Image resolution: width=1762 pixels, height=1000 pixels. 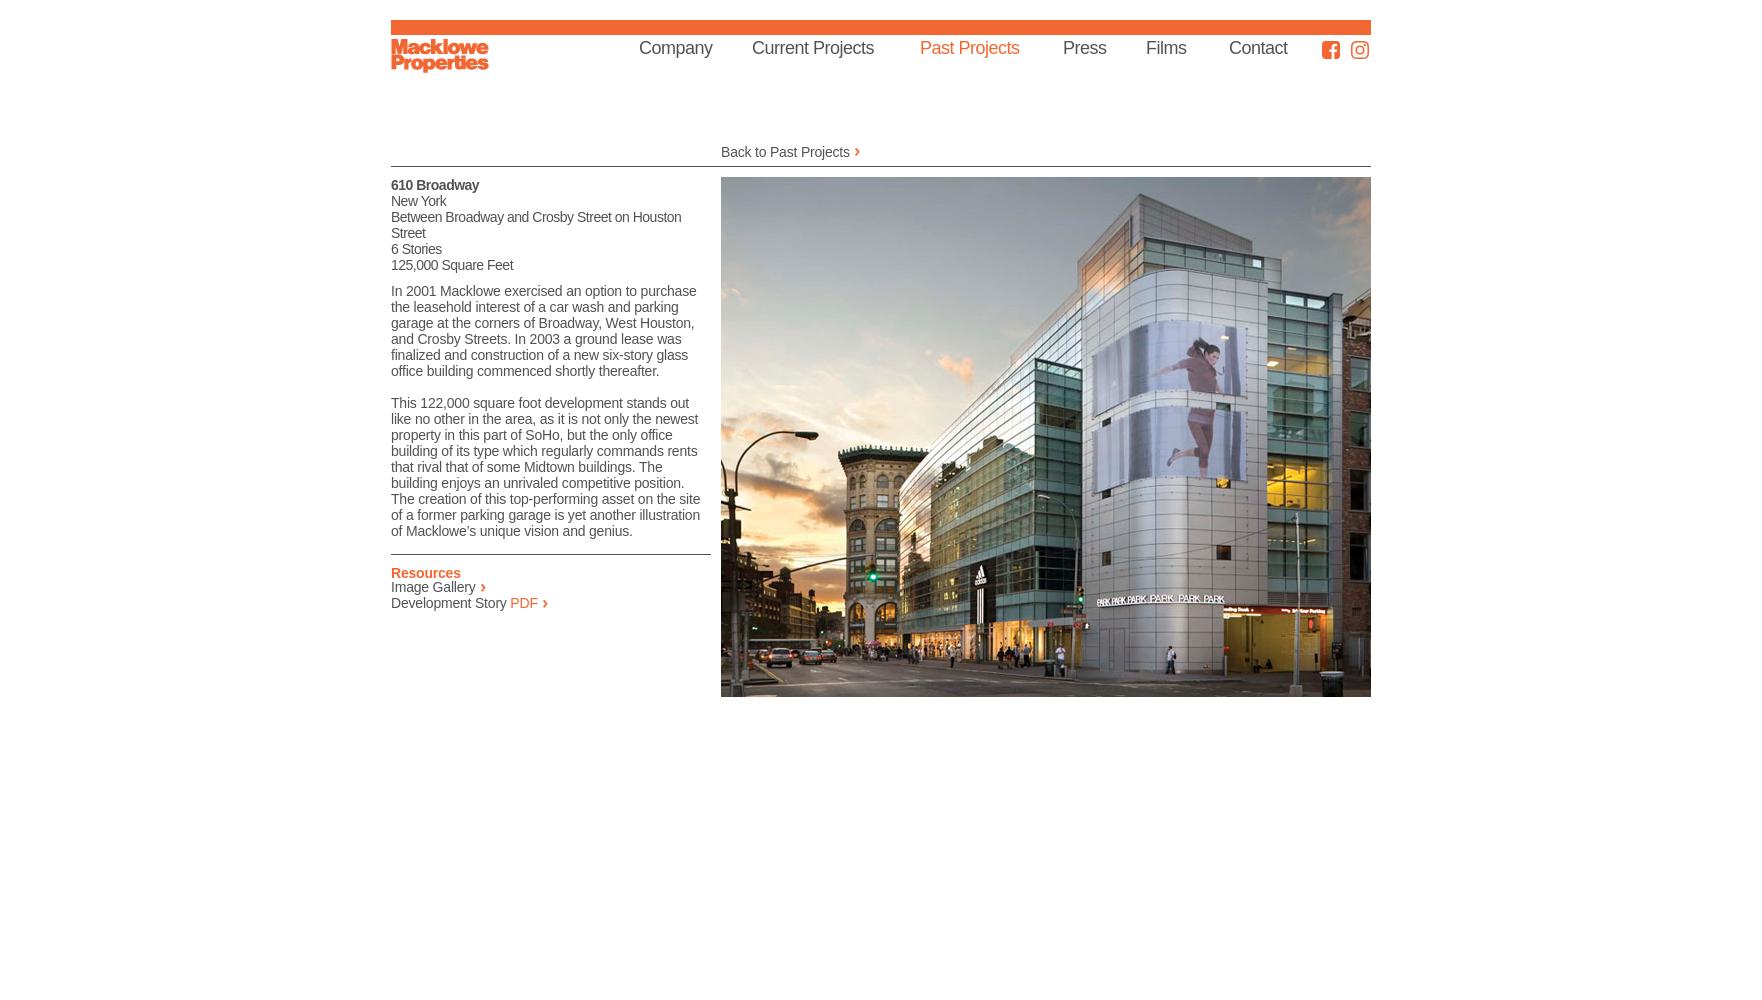 I want to click on 'Development Story', so click(x=449, y=602).